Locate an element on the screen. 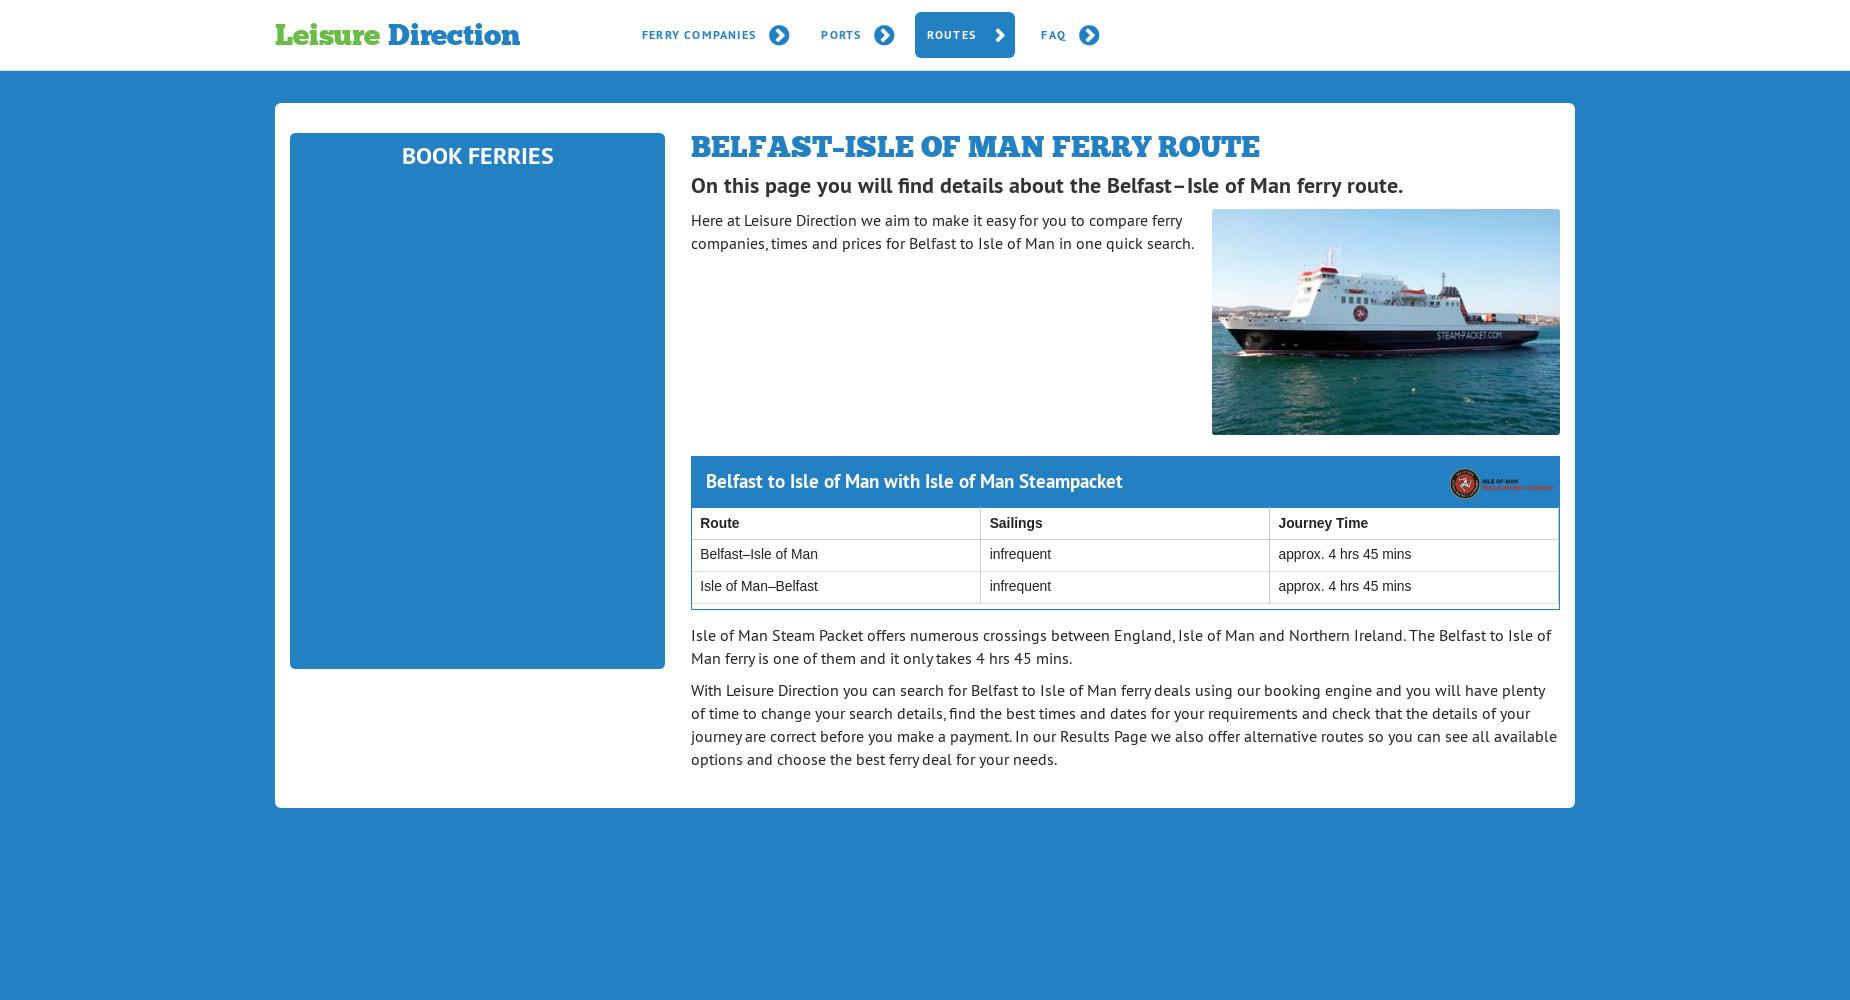 Image resolution: width=1850 pixels, height=1000 pixels. 'Direction' is located at coordinates (452, 35).